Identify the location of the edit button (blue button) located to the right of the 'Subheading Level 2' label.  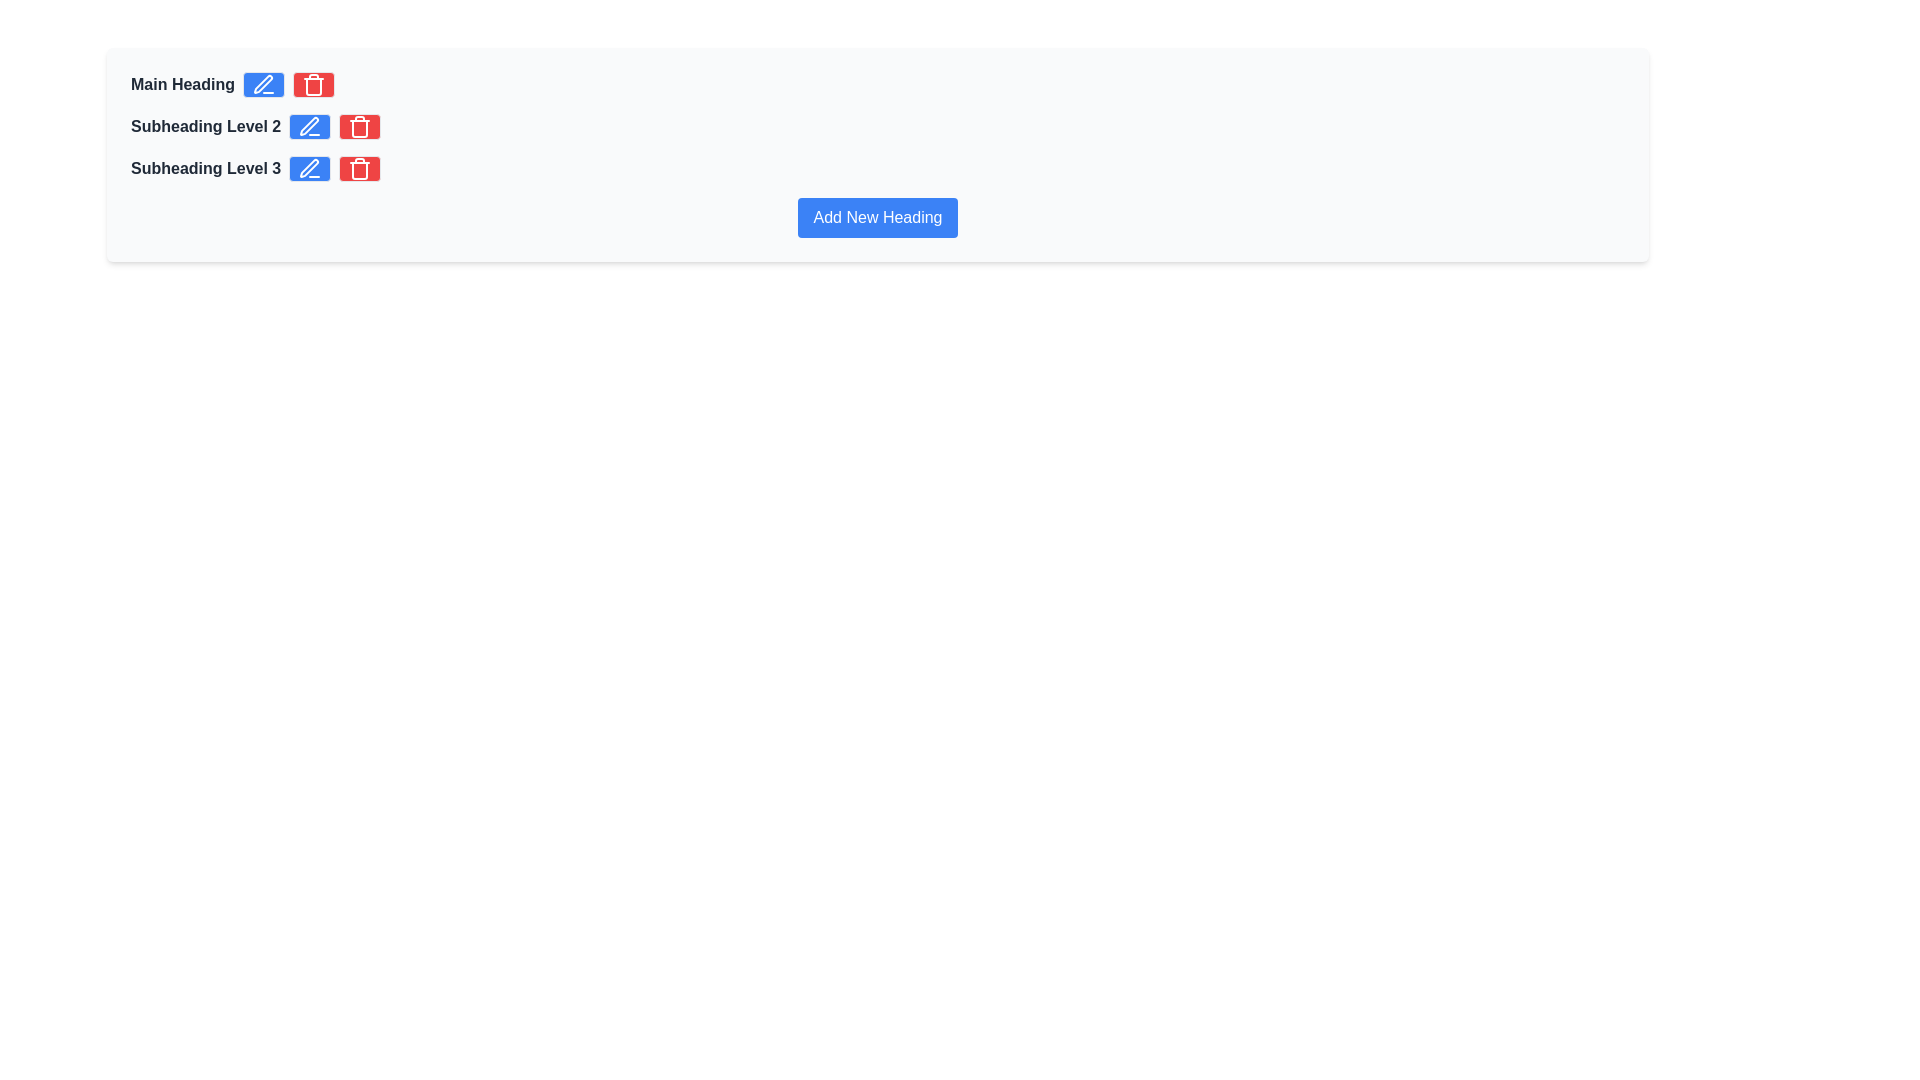
(309, 127).